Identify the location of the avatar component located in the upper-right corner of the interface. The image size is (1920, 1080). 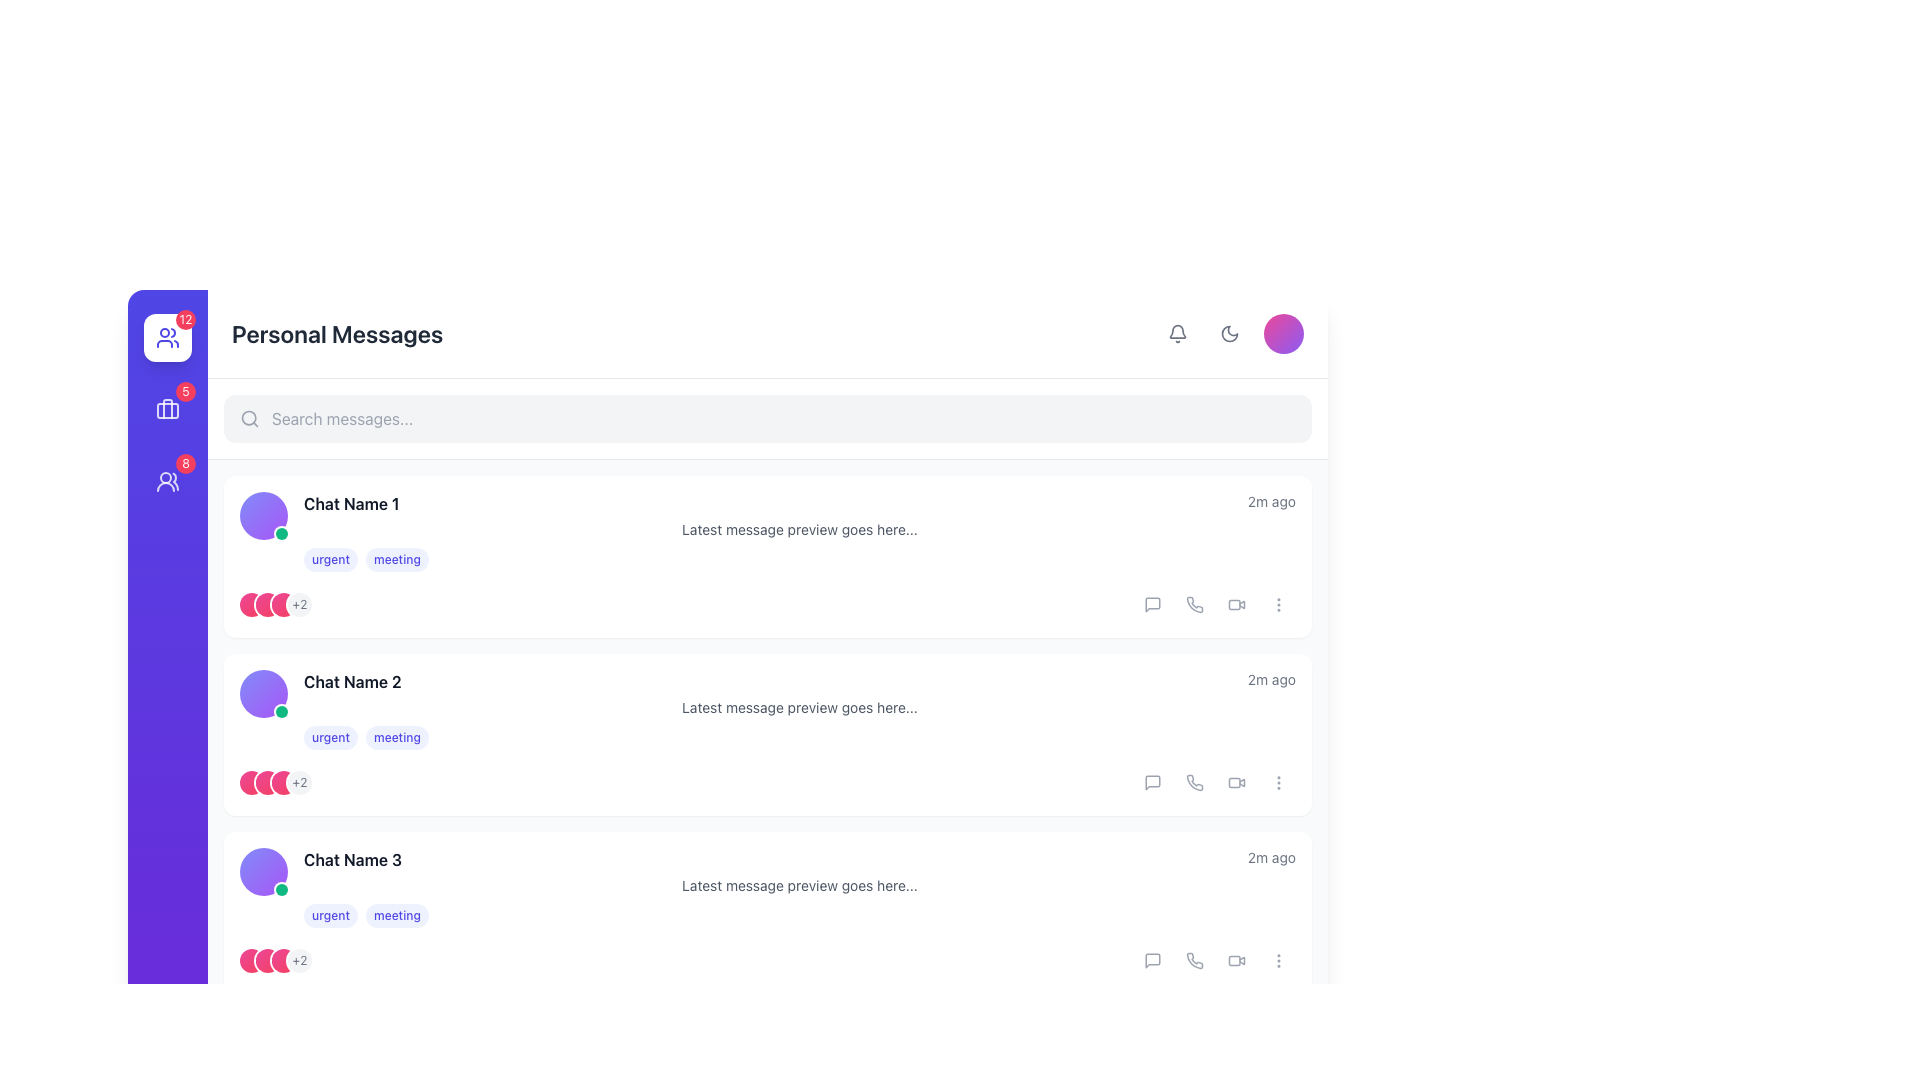
(1283, 333).